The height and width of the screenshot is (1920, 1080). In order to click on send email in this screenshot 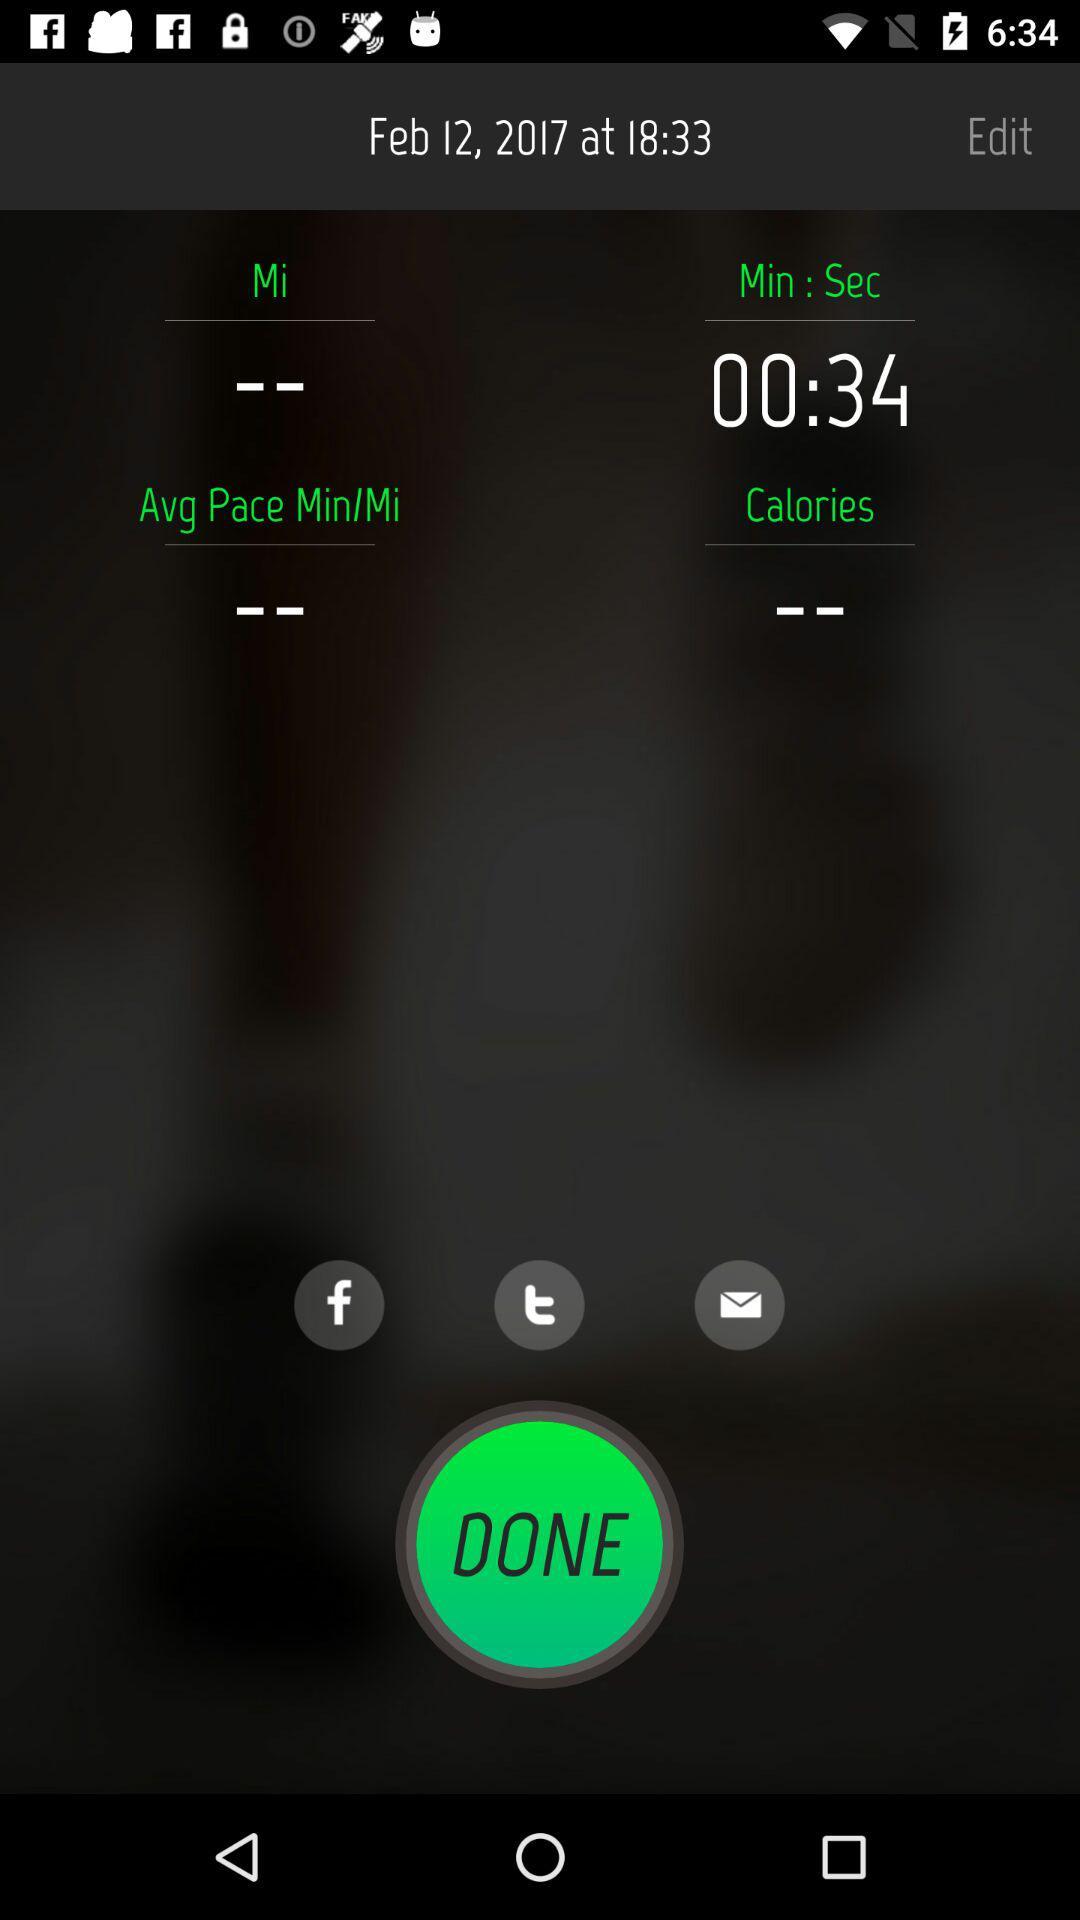, I will do `click(739, 1305)`.